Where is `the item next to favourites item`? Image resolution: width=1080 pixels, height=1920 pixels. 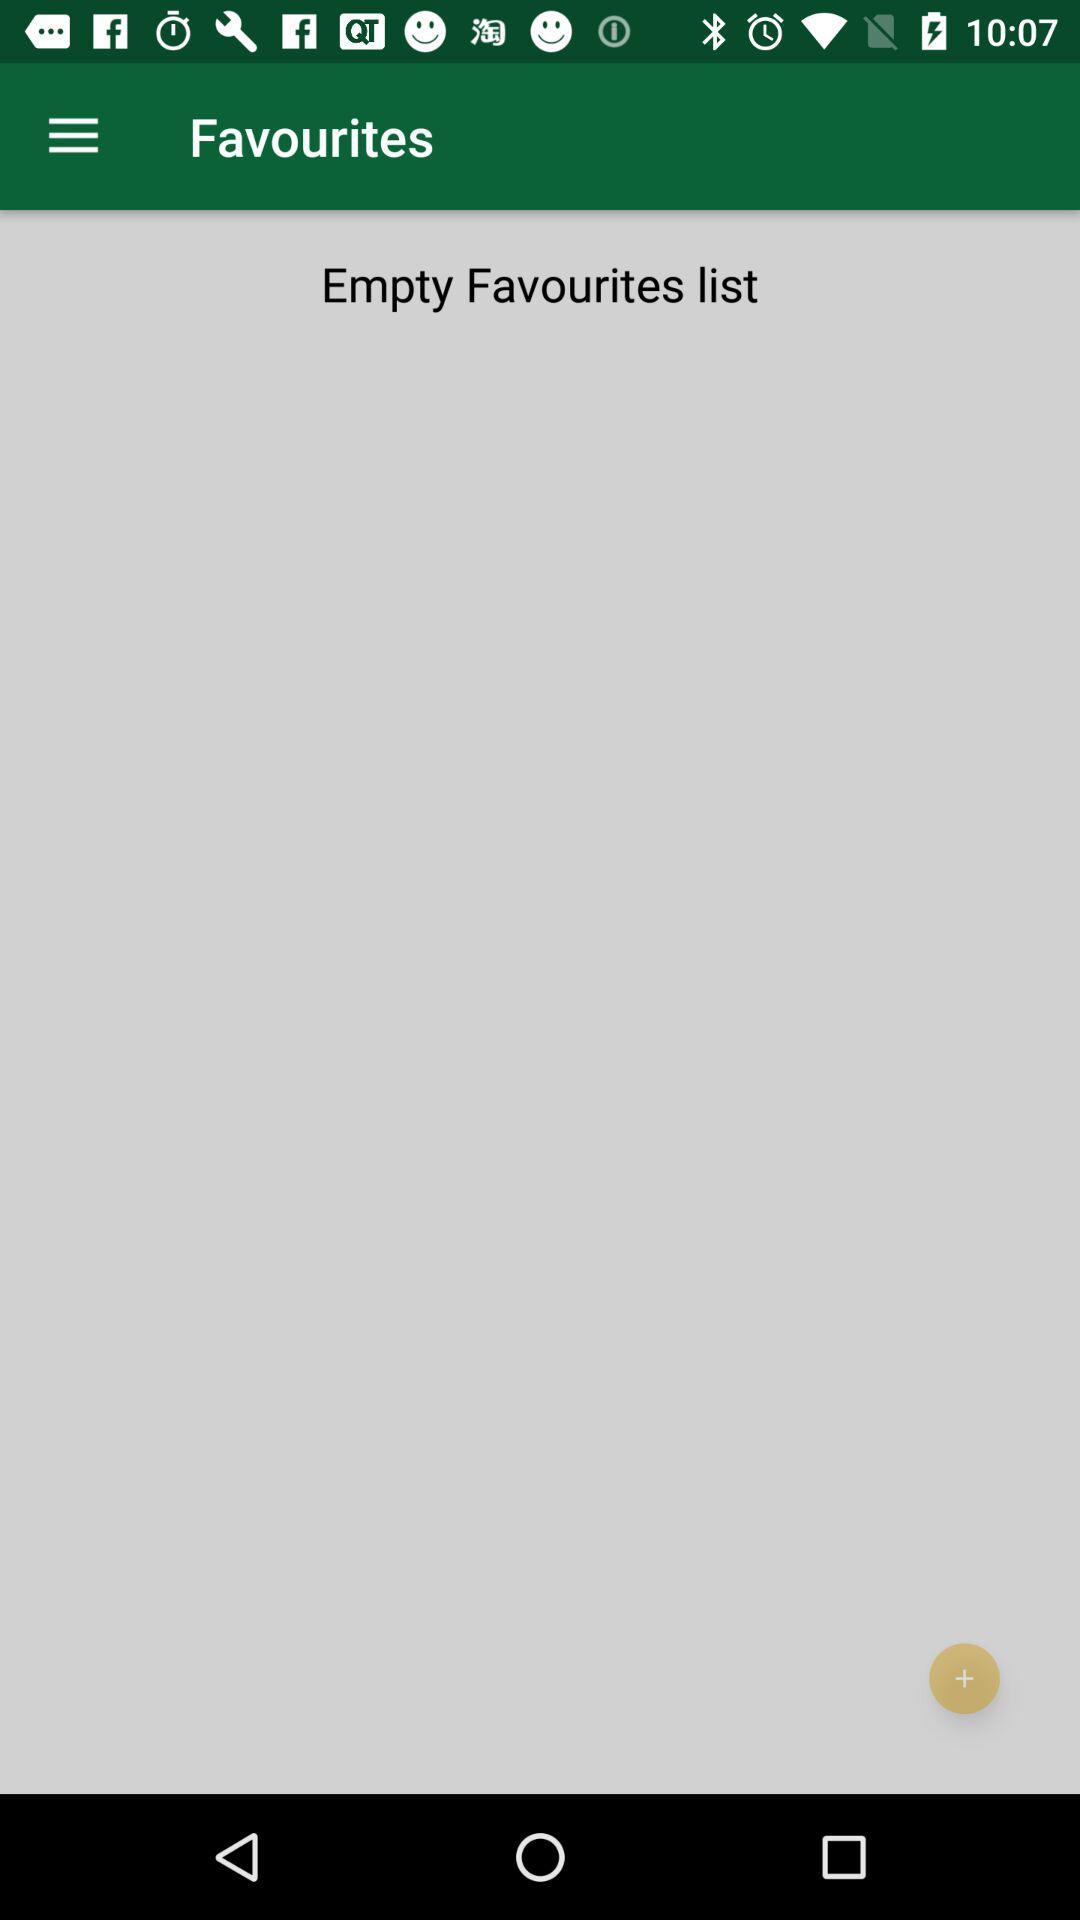 the item next to favourites item is located at coordinates (72, 135).